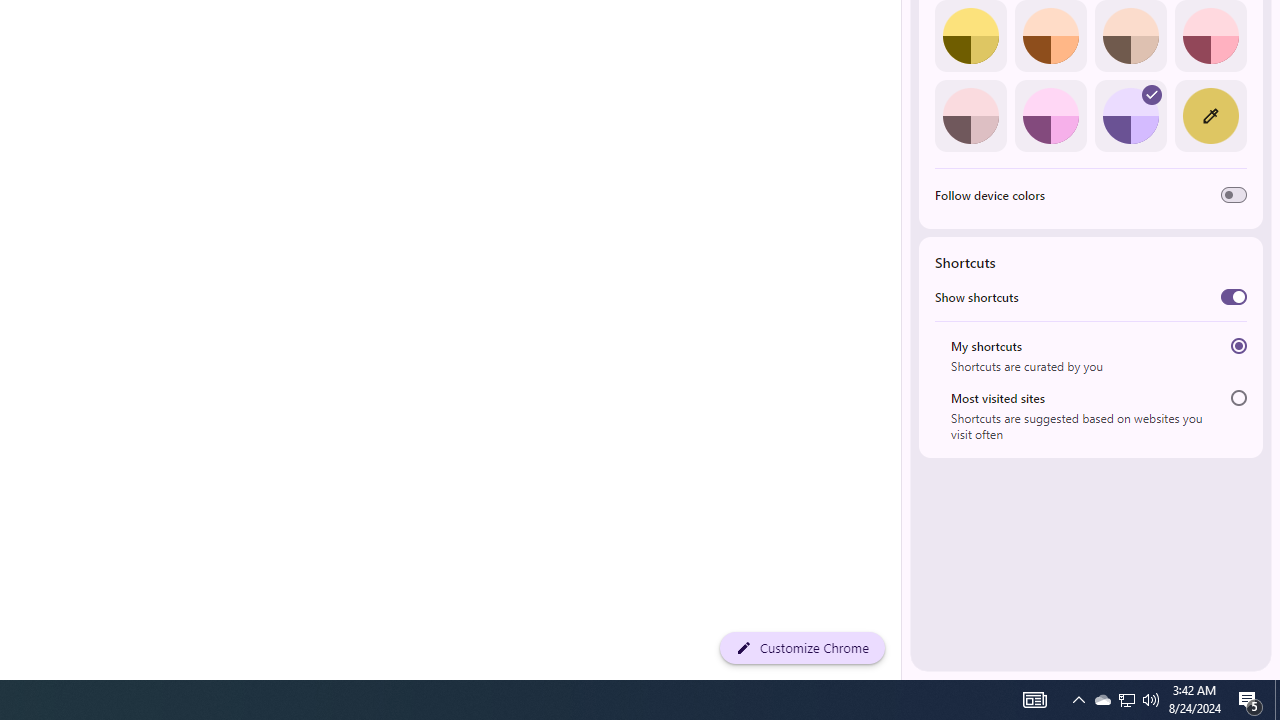 The height and width of the screenshot is (720, 1280). Describe the element at coordinates (1130, 115) in the screenshot. I see `'Violet'` at that location.